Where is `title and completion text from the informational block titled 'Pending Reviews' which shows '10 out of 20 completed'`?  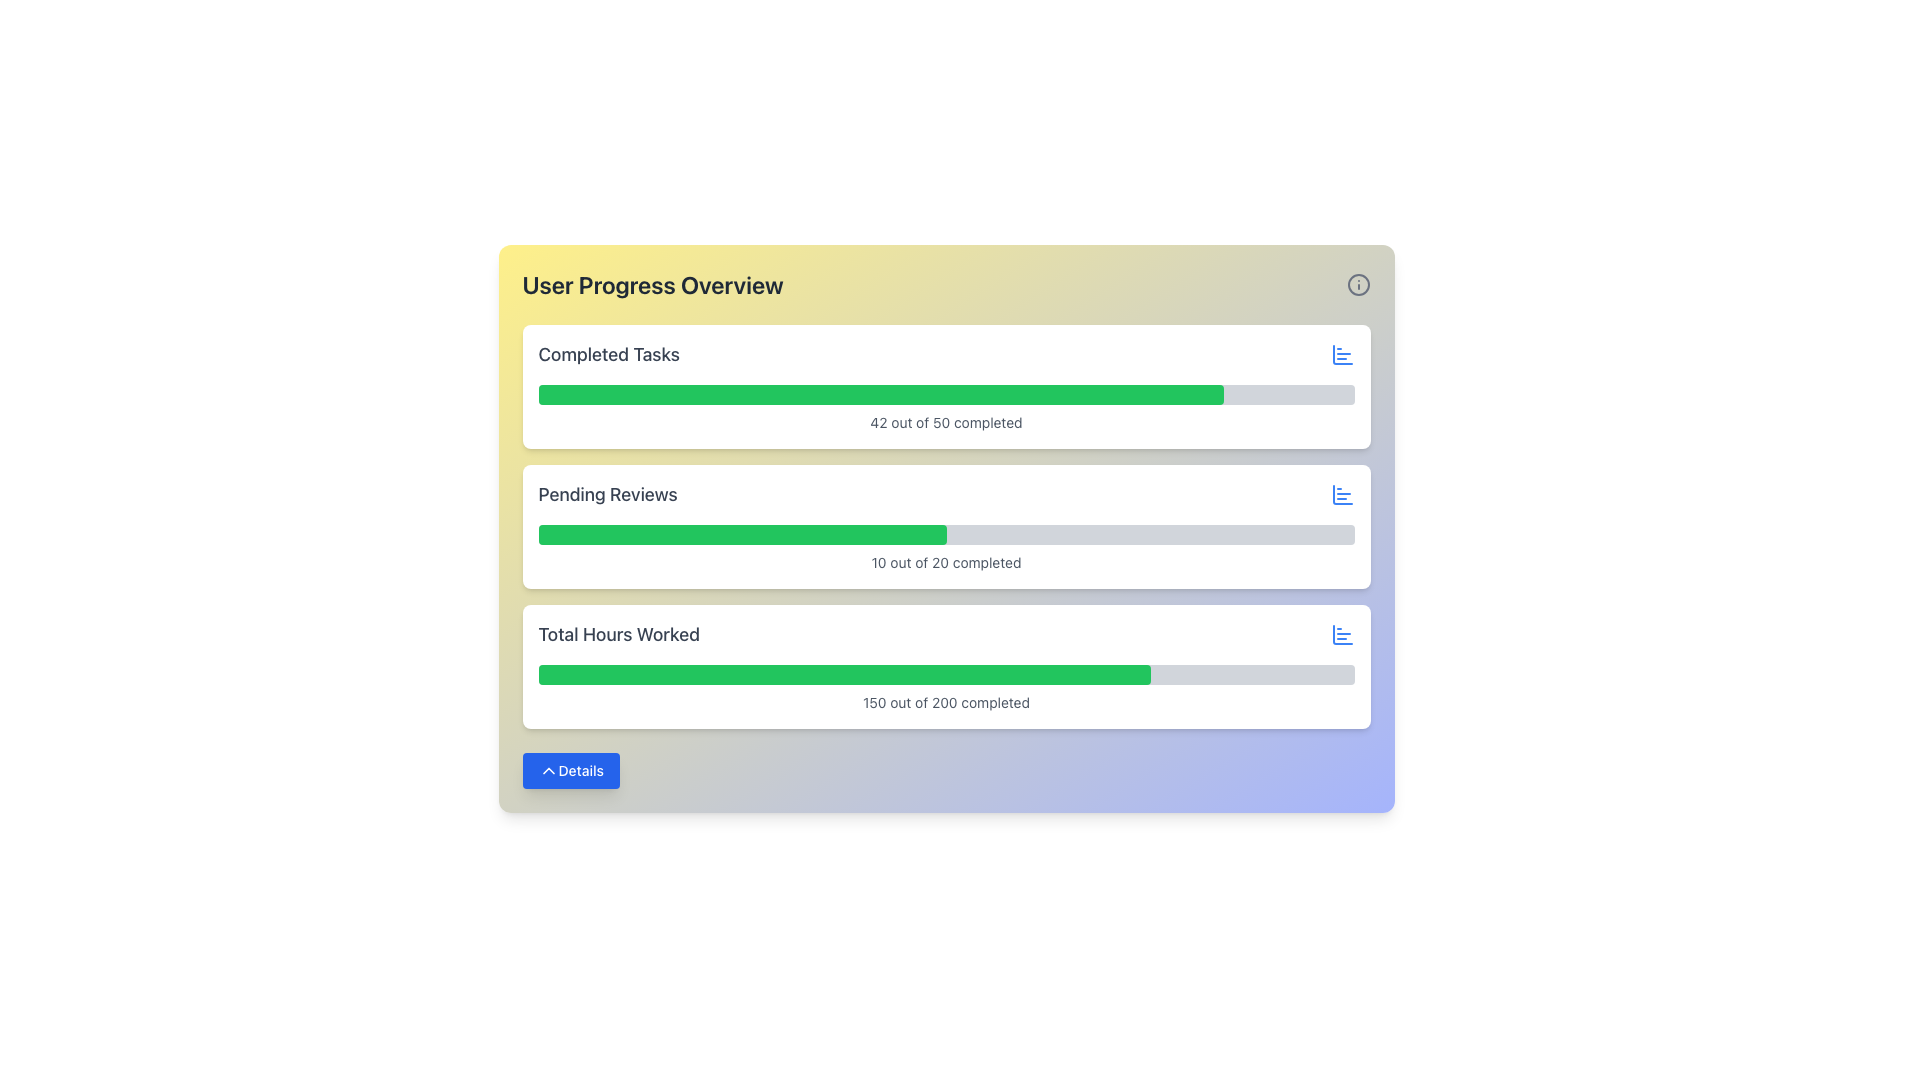 title and completion text from the informational block titled 'Pending Reviews' which shows '10 out of 20 completed' is located at coordinates (945, 526).